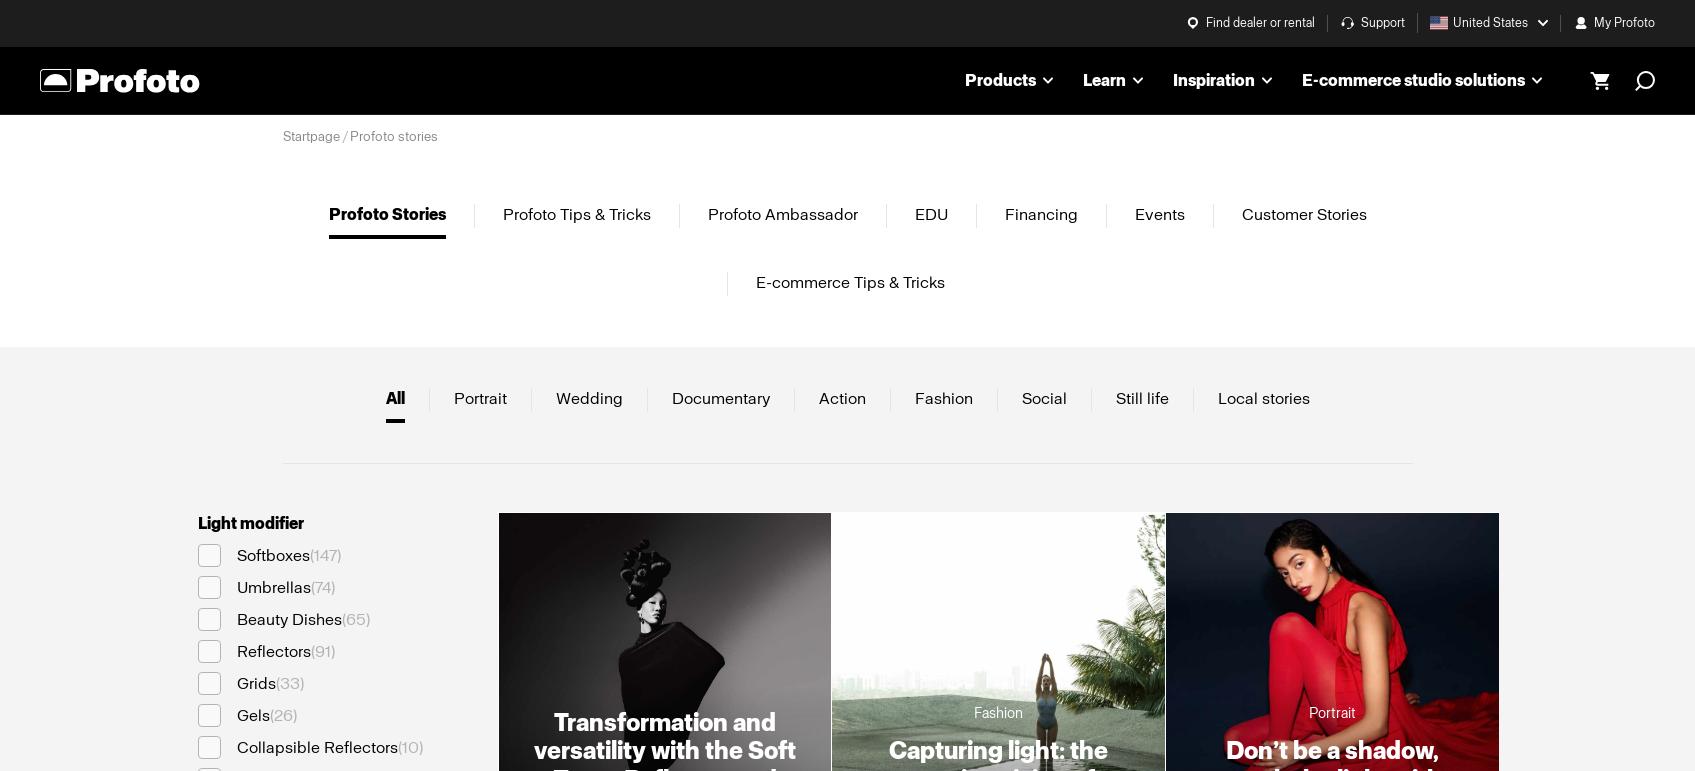 The height and width of the screenshot is (771, 1695). What do you see at coordinates (719, 396) in the screenshot?
I see `'Documentary'` at bounding box center [719, 396].